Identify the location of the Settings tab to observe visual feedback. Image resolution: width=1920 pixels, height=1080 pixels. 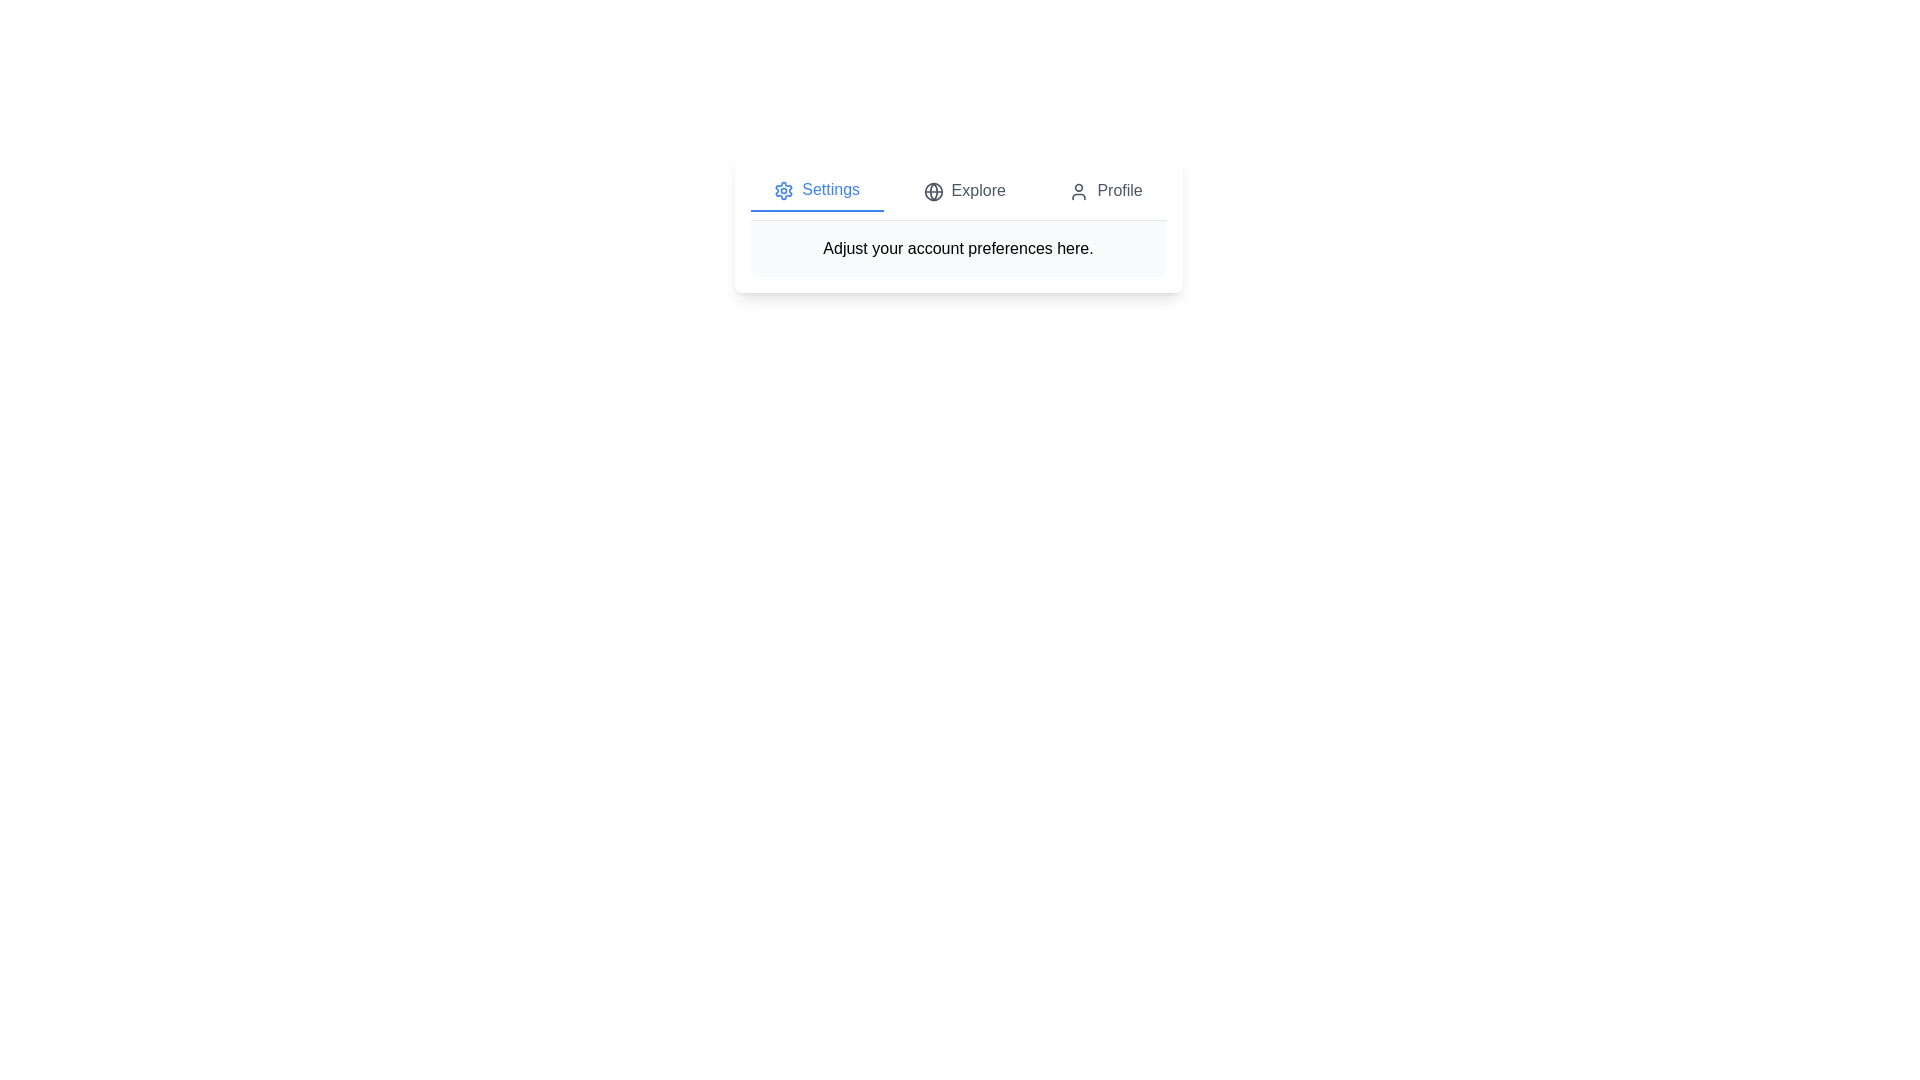
(816, 191).